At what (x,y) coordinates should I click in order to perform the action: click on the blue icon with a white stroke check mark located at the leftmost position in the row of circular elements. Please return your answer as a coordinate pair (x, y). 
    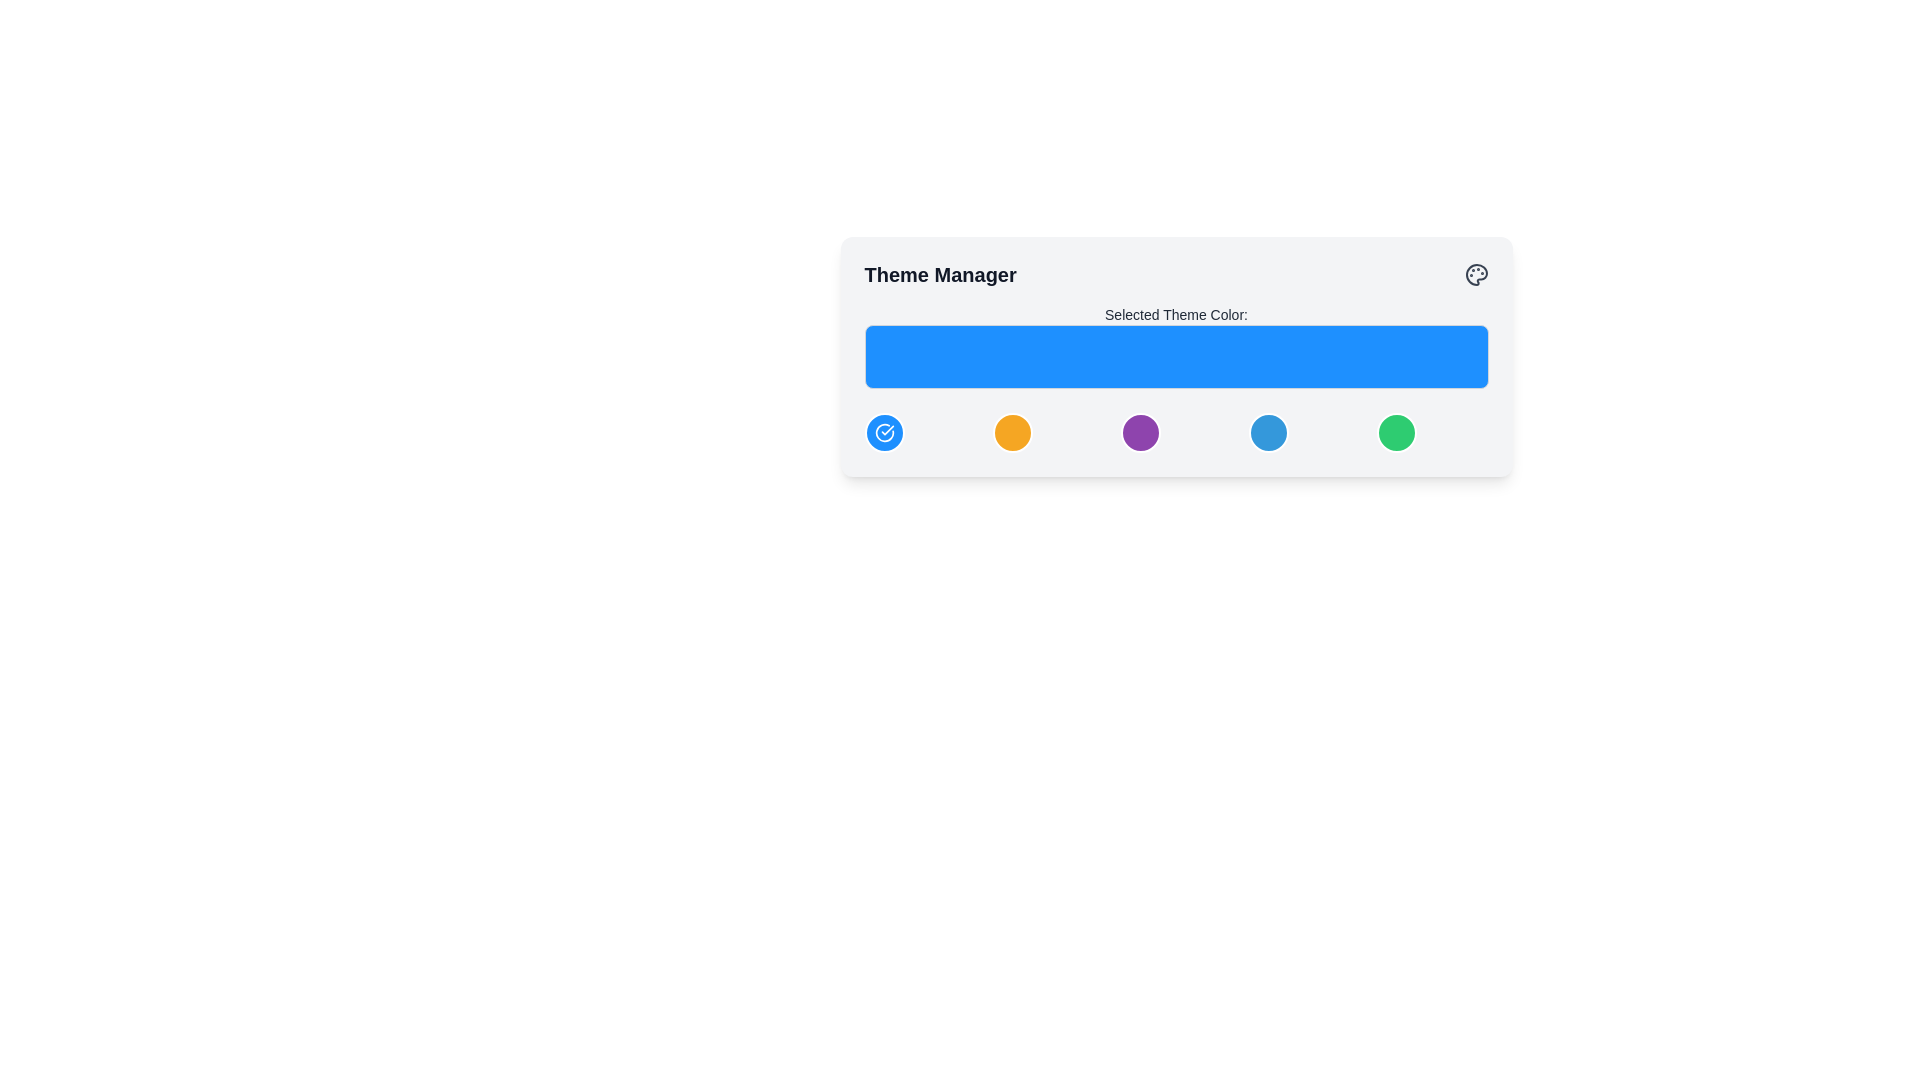
    Looking at the image, I should click on (883, 431).